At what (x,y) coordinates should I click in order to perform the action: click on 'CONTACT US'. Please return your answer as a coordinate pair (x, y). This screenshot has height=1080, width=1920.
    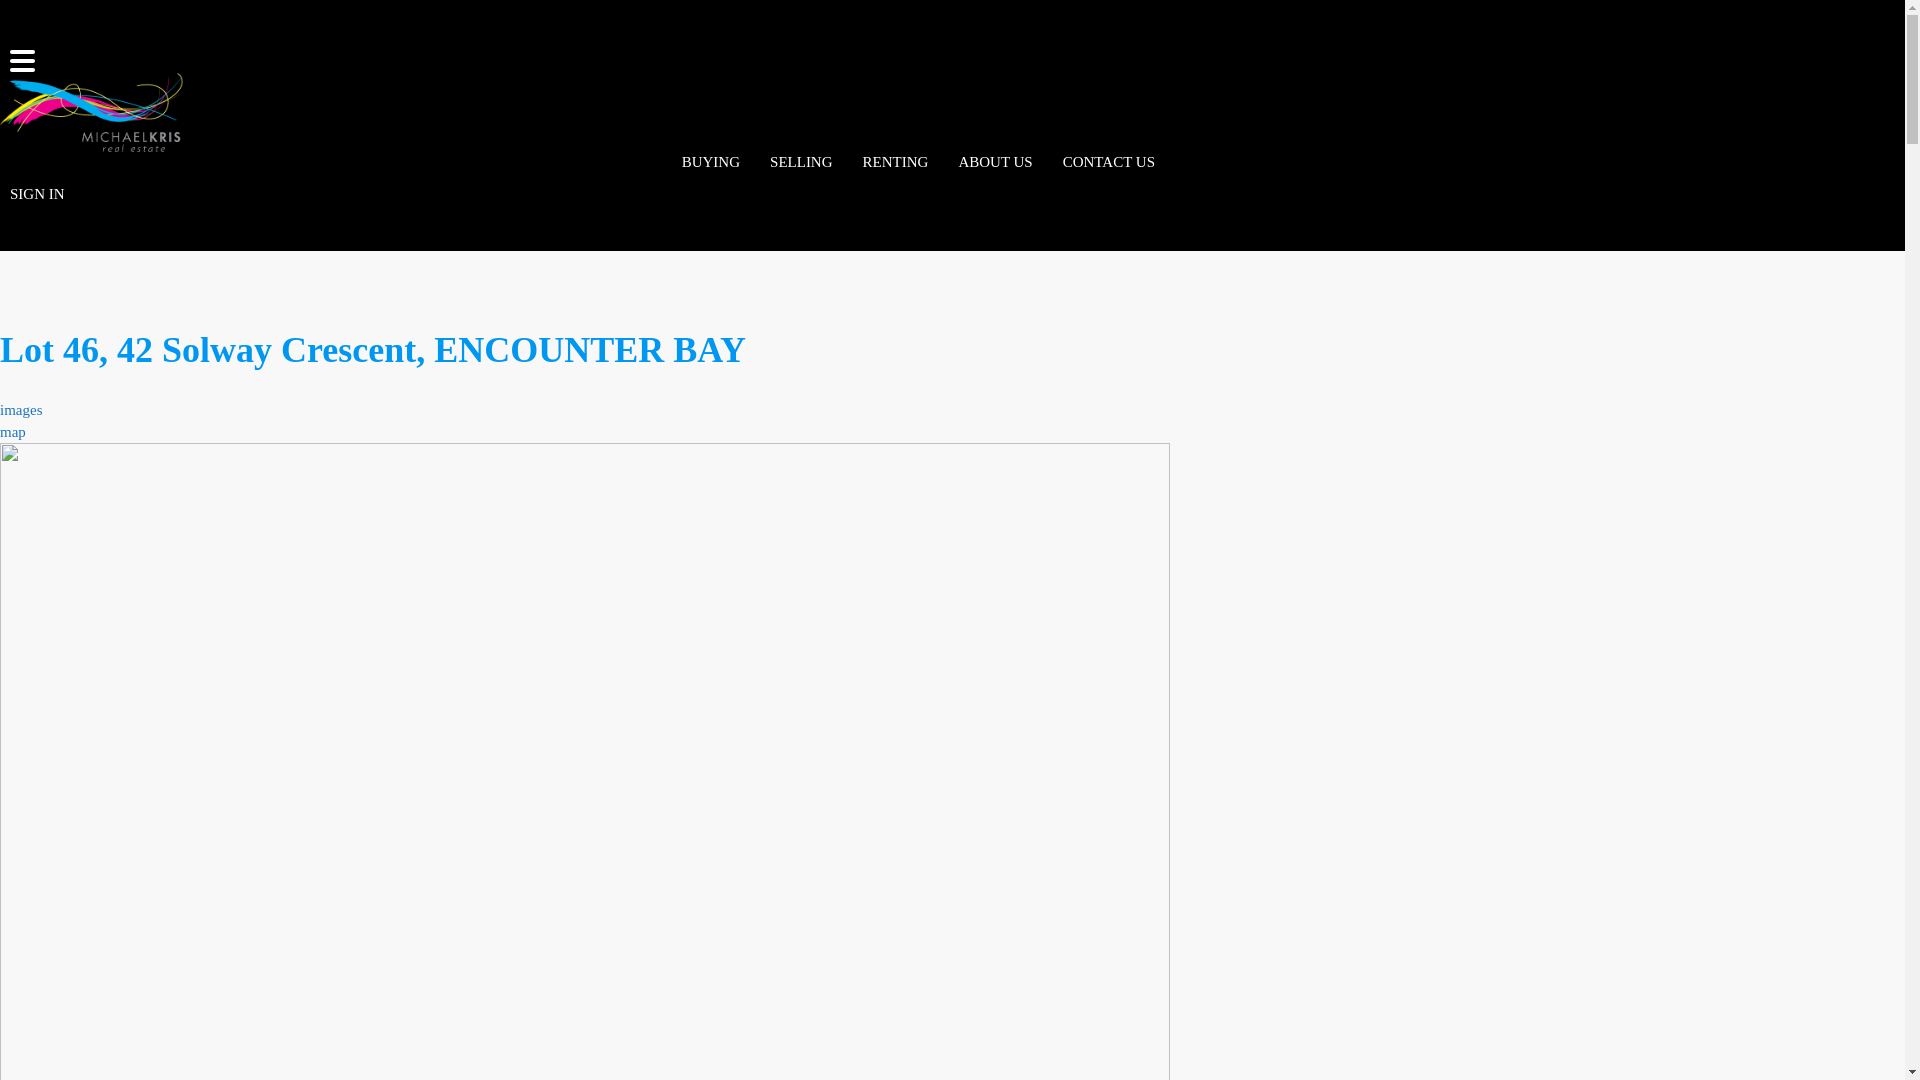
    Looking at the image, I should click on (1107, 161).